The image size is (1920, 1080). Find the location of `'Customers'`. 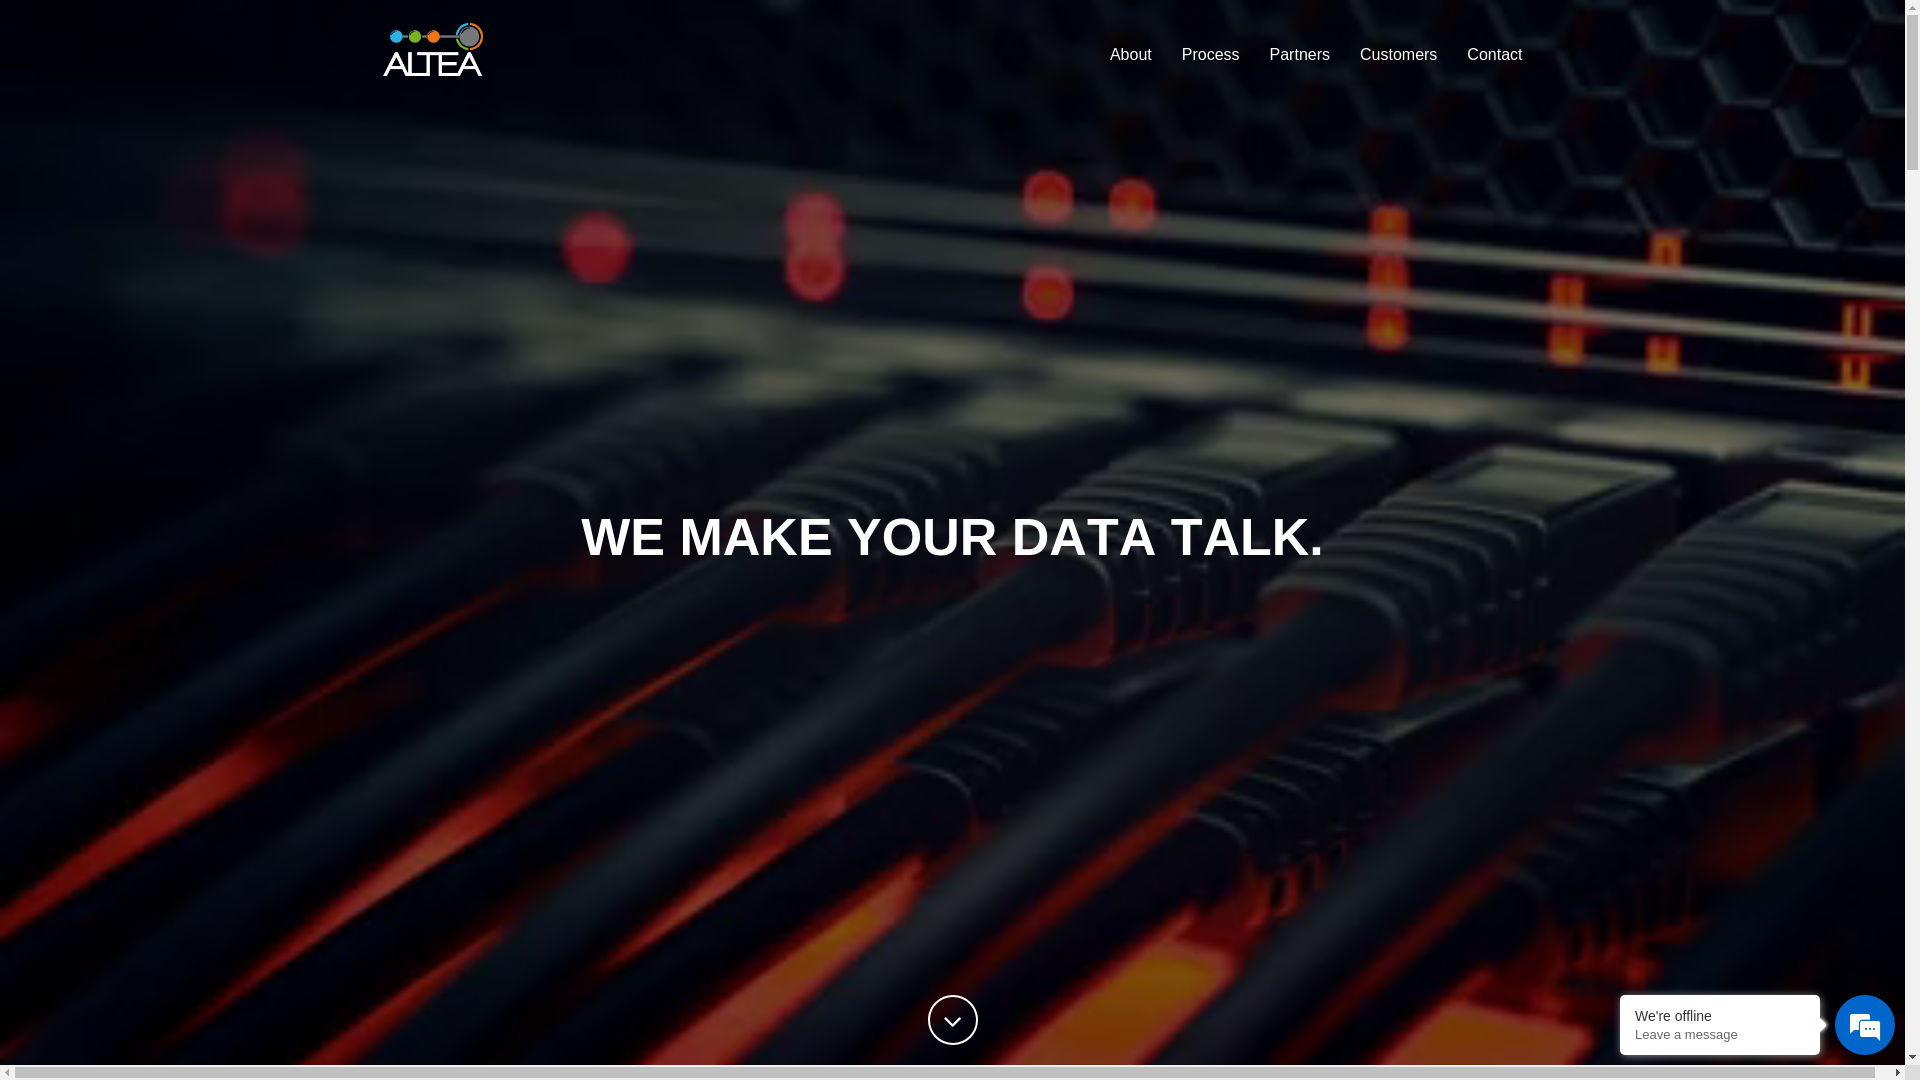

'Customers' is located at coordinates (1344, 53).